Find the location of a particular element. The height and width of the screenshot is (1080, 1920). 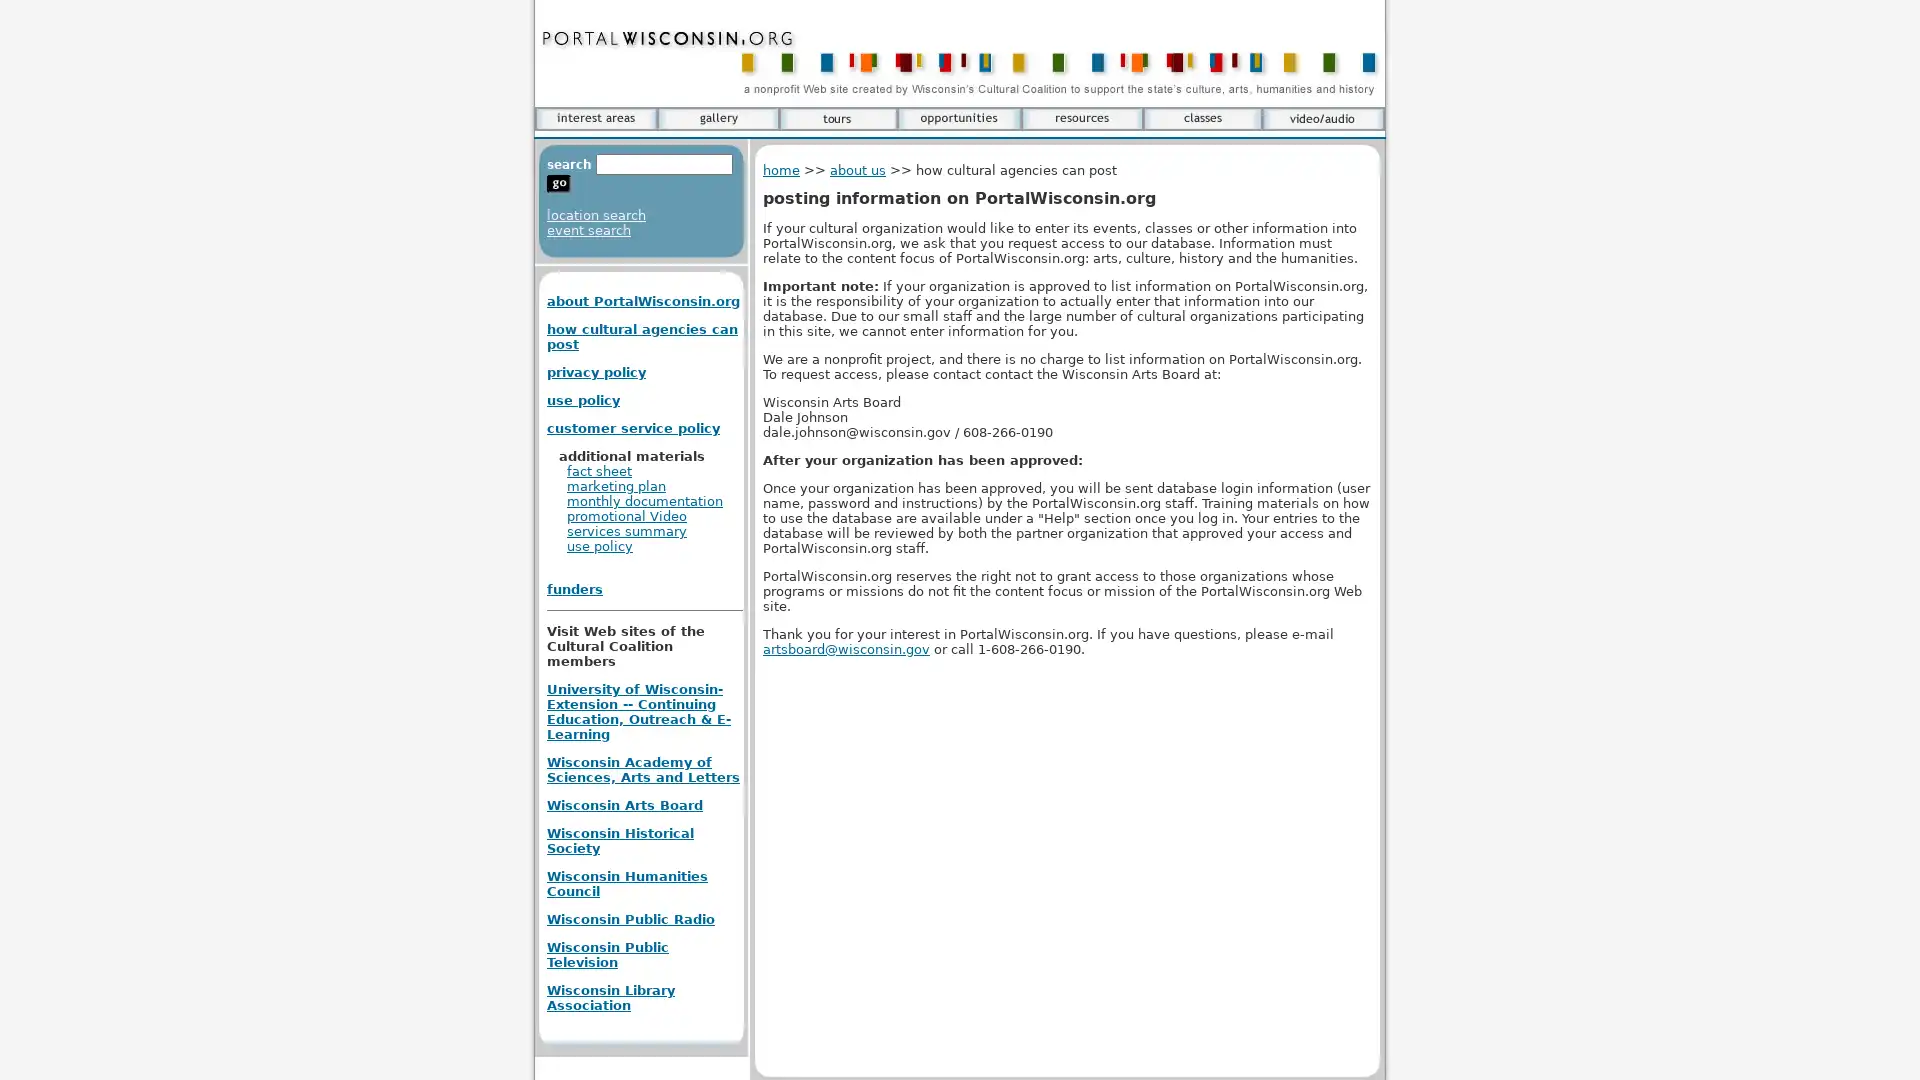

go is located at coordinates (558, 184).